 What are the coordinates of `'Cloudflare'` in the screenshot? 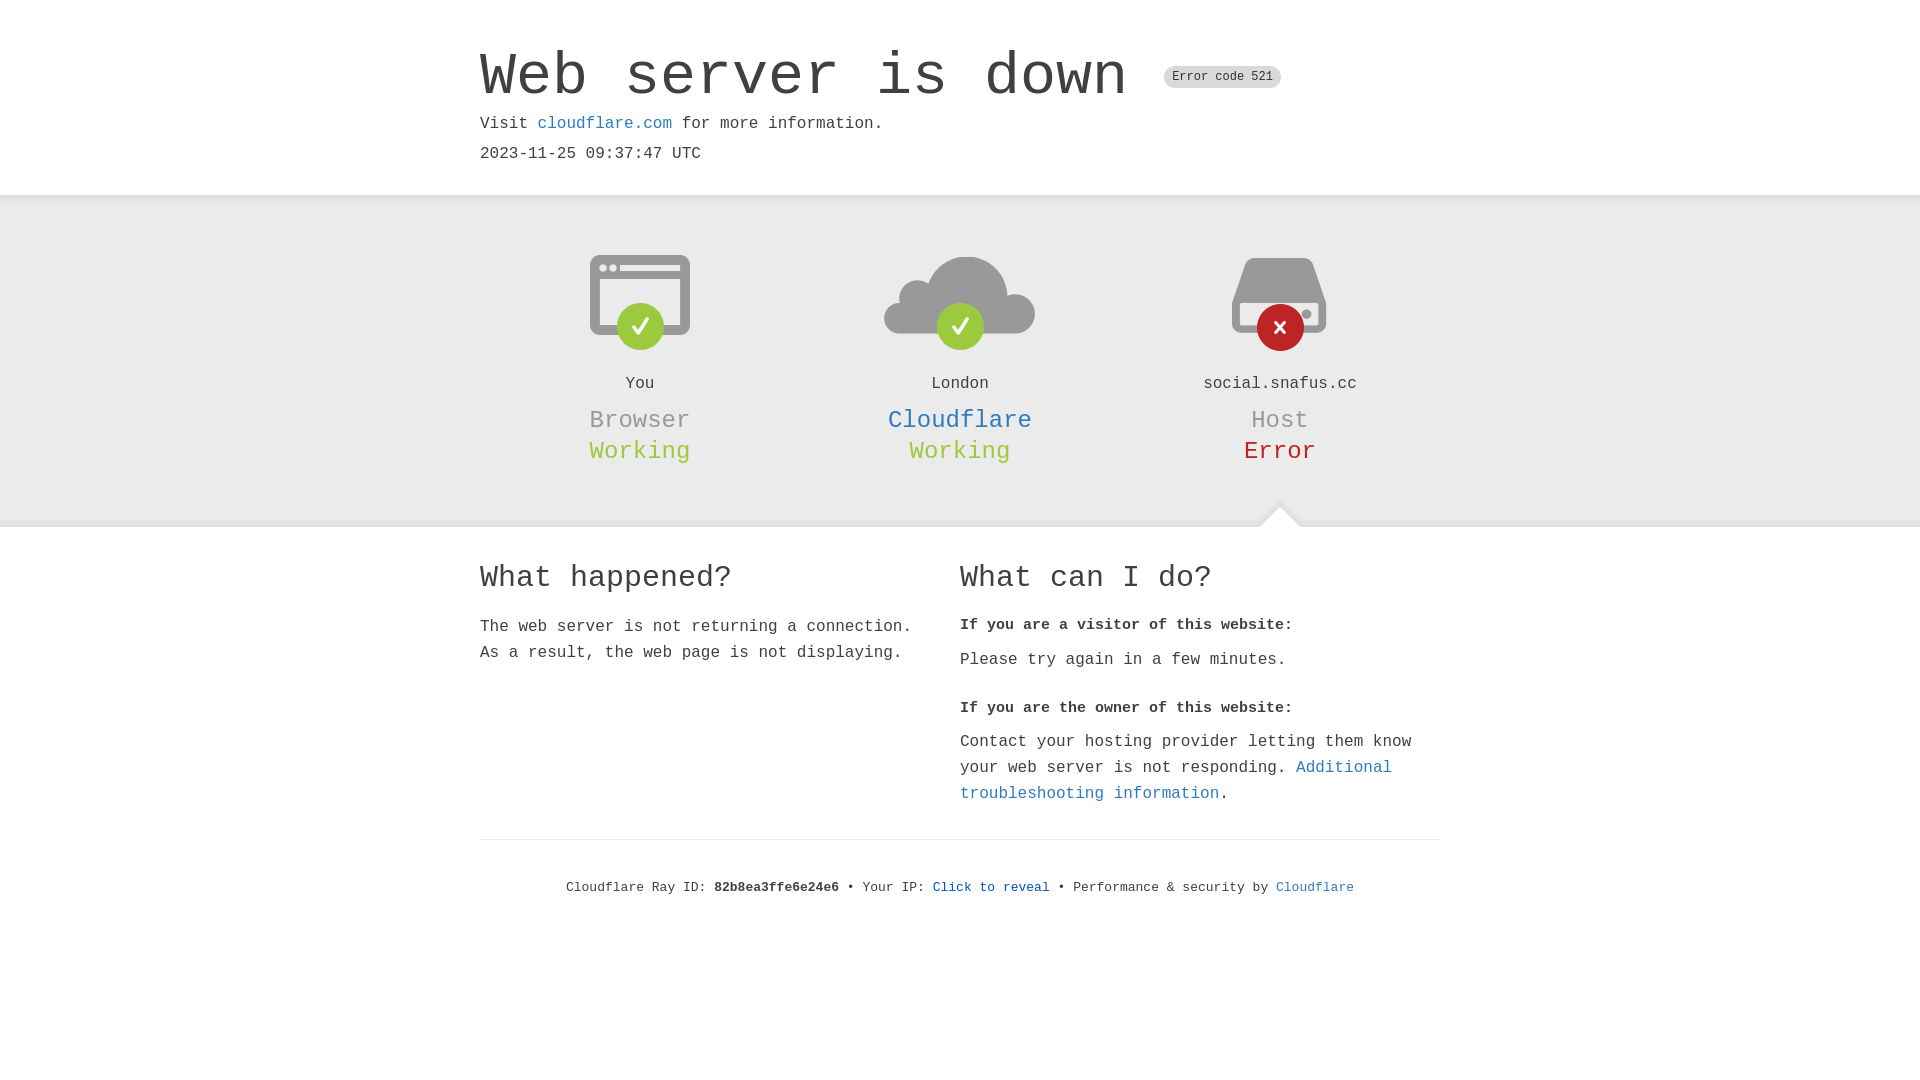 It's located at (1315, 886).